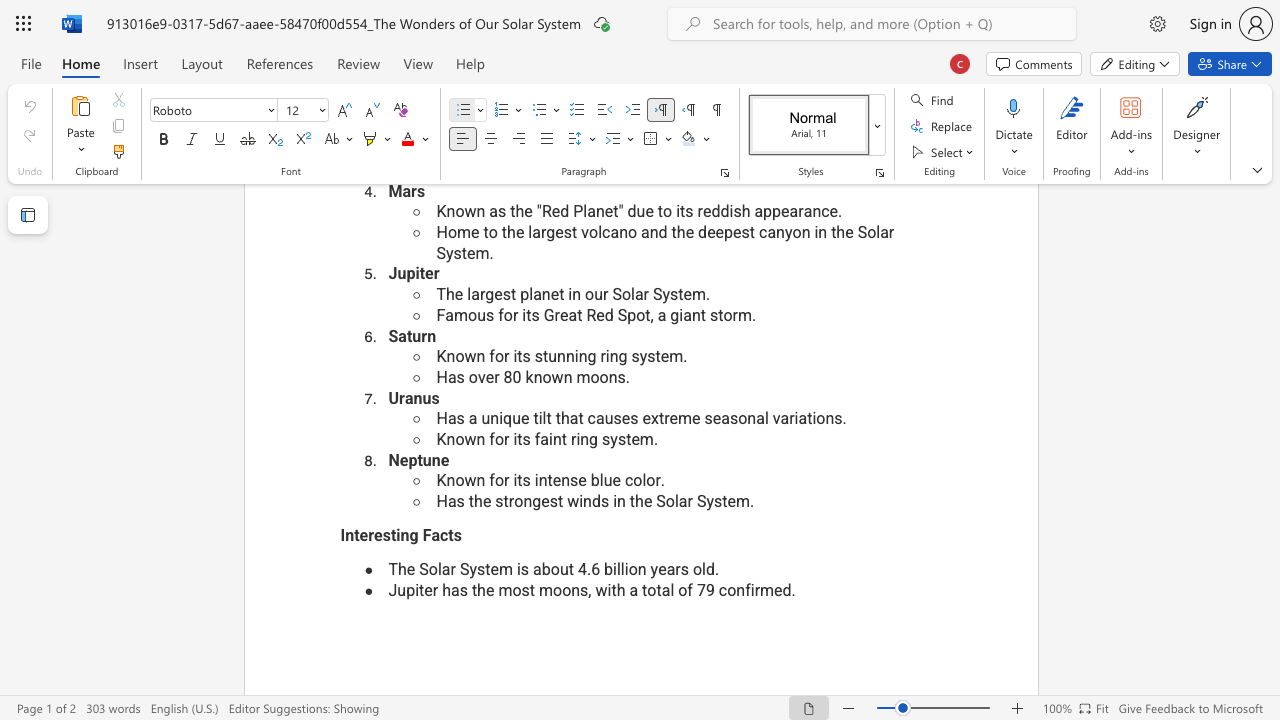 This screenshot has height=720, width=1280. What do you see at coordinates (546, 480) in the screenshot?
I see `the space between the continuous character "n" and "t" in the text` at bounding box center [546, 480].